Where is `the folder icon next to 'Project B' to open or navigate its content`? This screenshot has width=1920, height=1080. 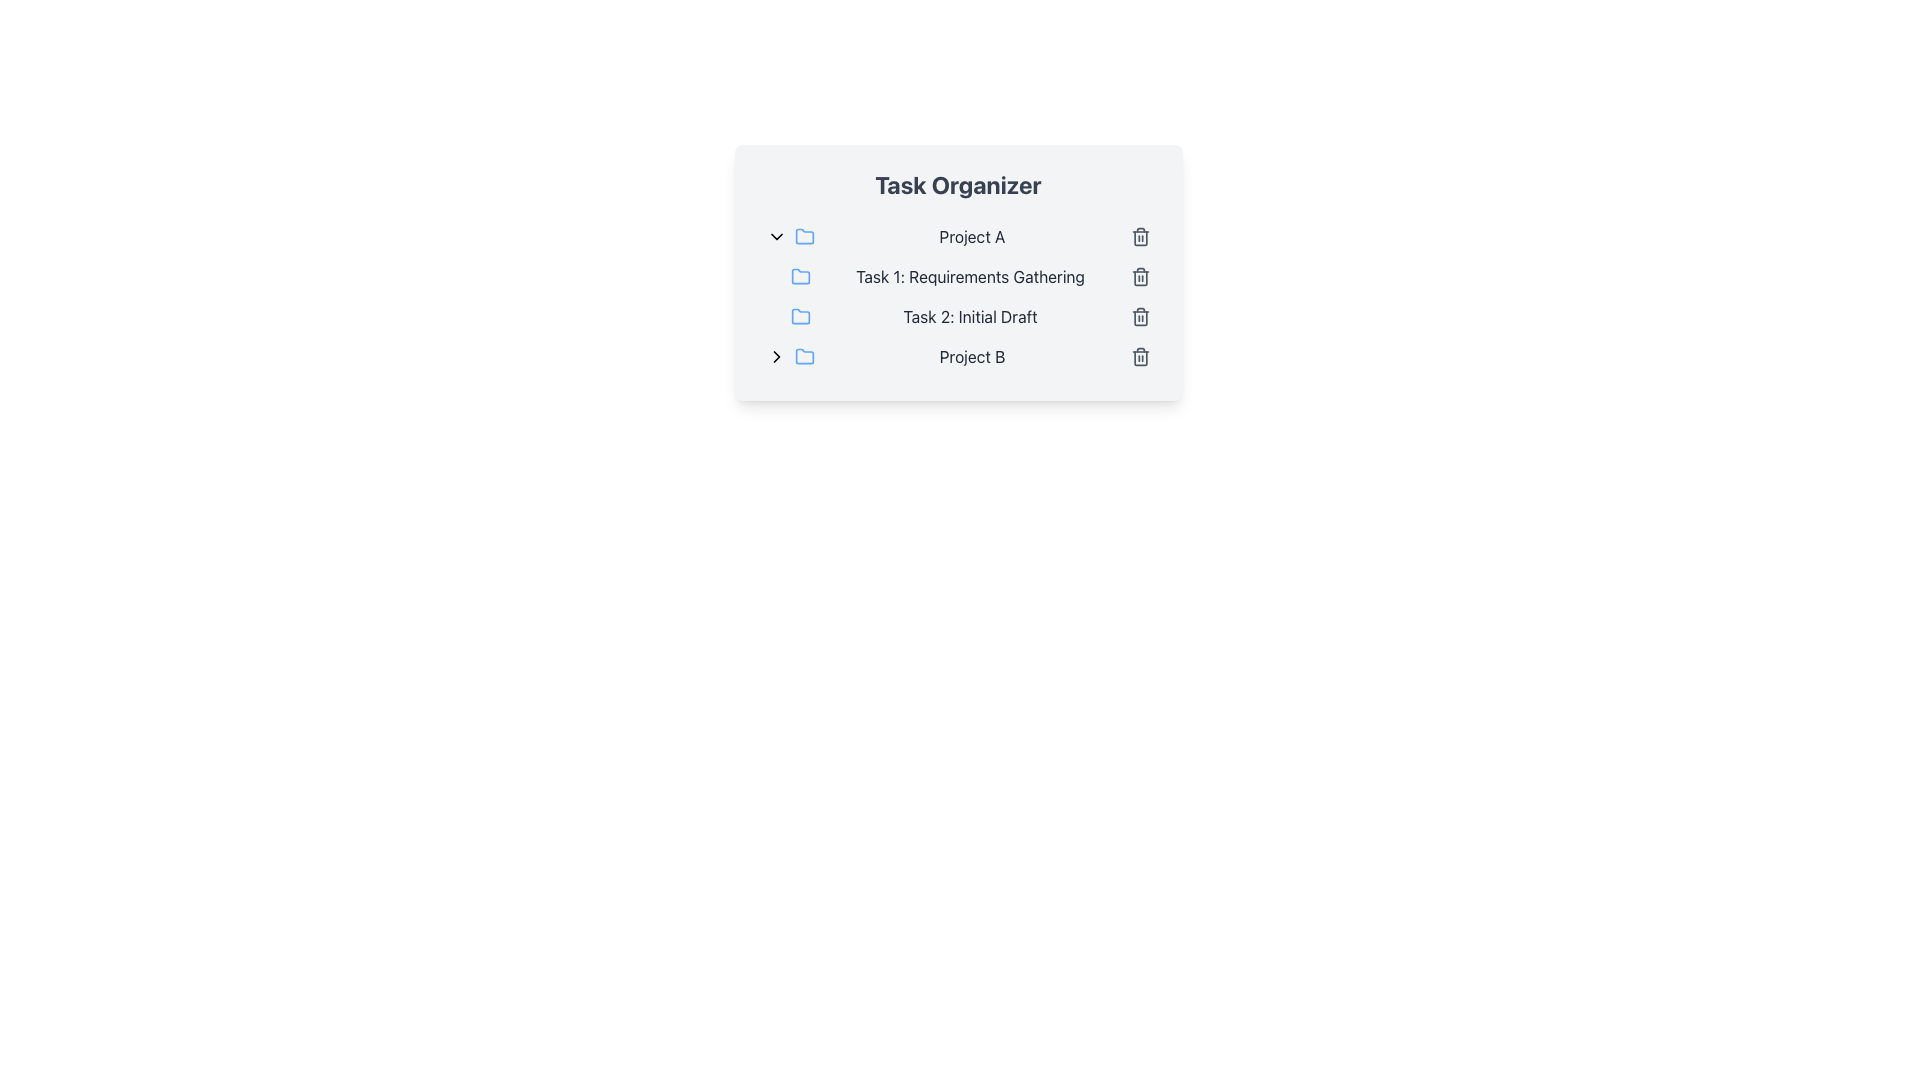
the folder icon next to 'Project B' to open or navigate its content is located at coordinates (804, 355).